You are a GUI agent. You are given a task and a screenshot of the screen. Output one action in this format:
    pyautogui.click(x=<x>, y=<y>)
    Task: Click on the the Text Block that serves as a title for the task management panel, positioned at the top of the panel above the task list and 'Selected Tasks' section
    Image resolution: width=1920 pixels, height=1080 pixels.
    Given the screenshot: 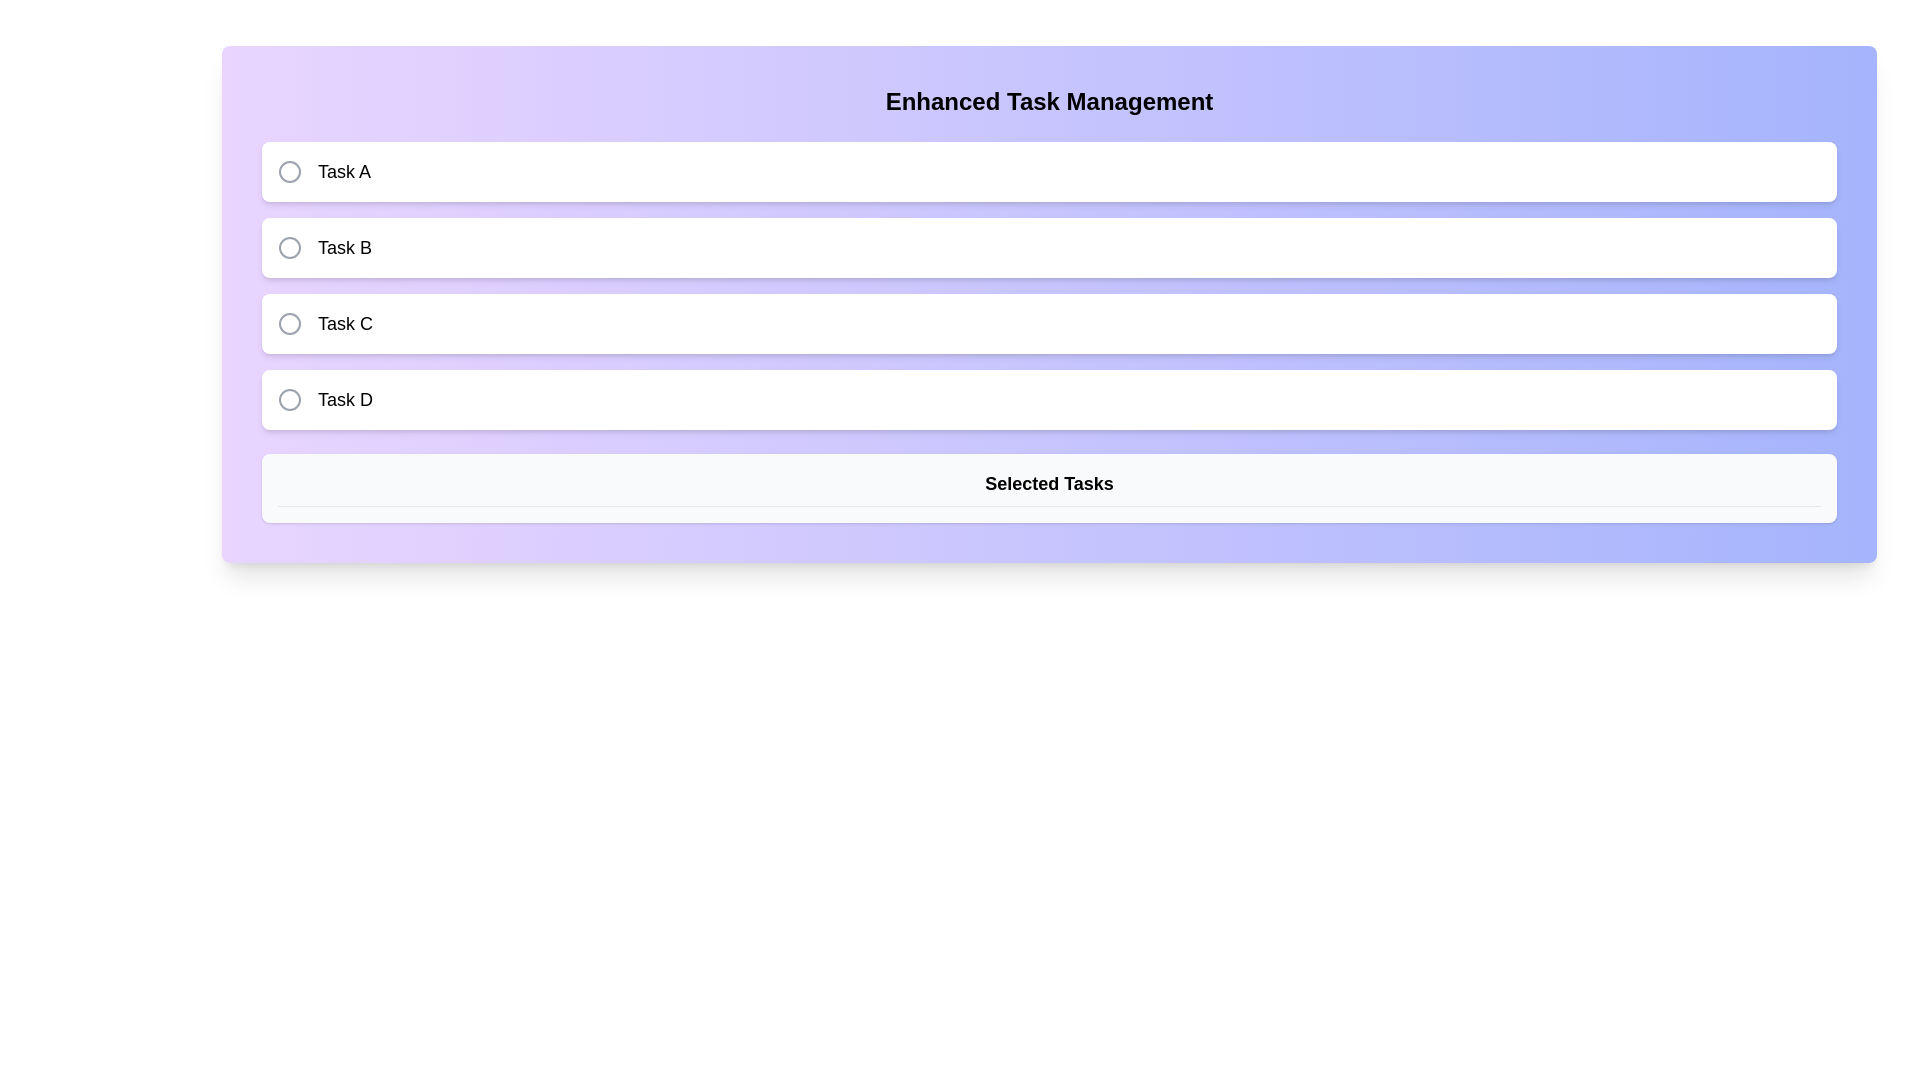 What is the action you would take?
    pyautogui.click(x=1048, y=101)
    